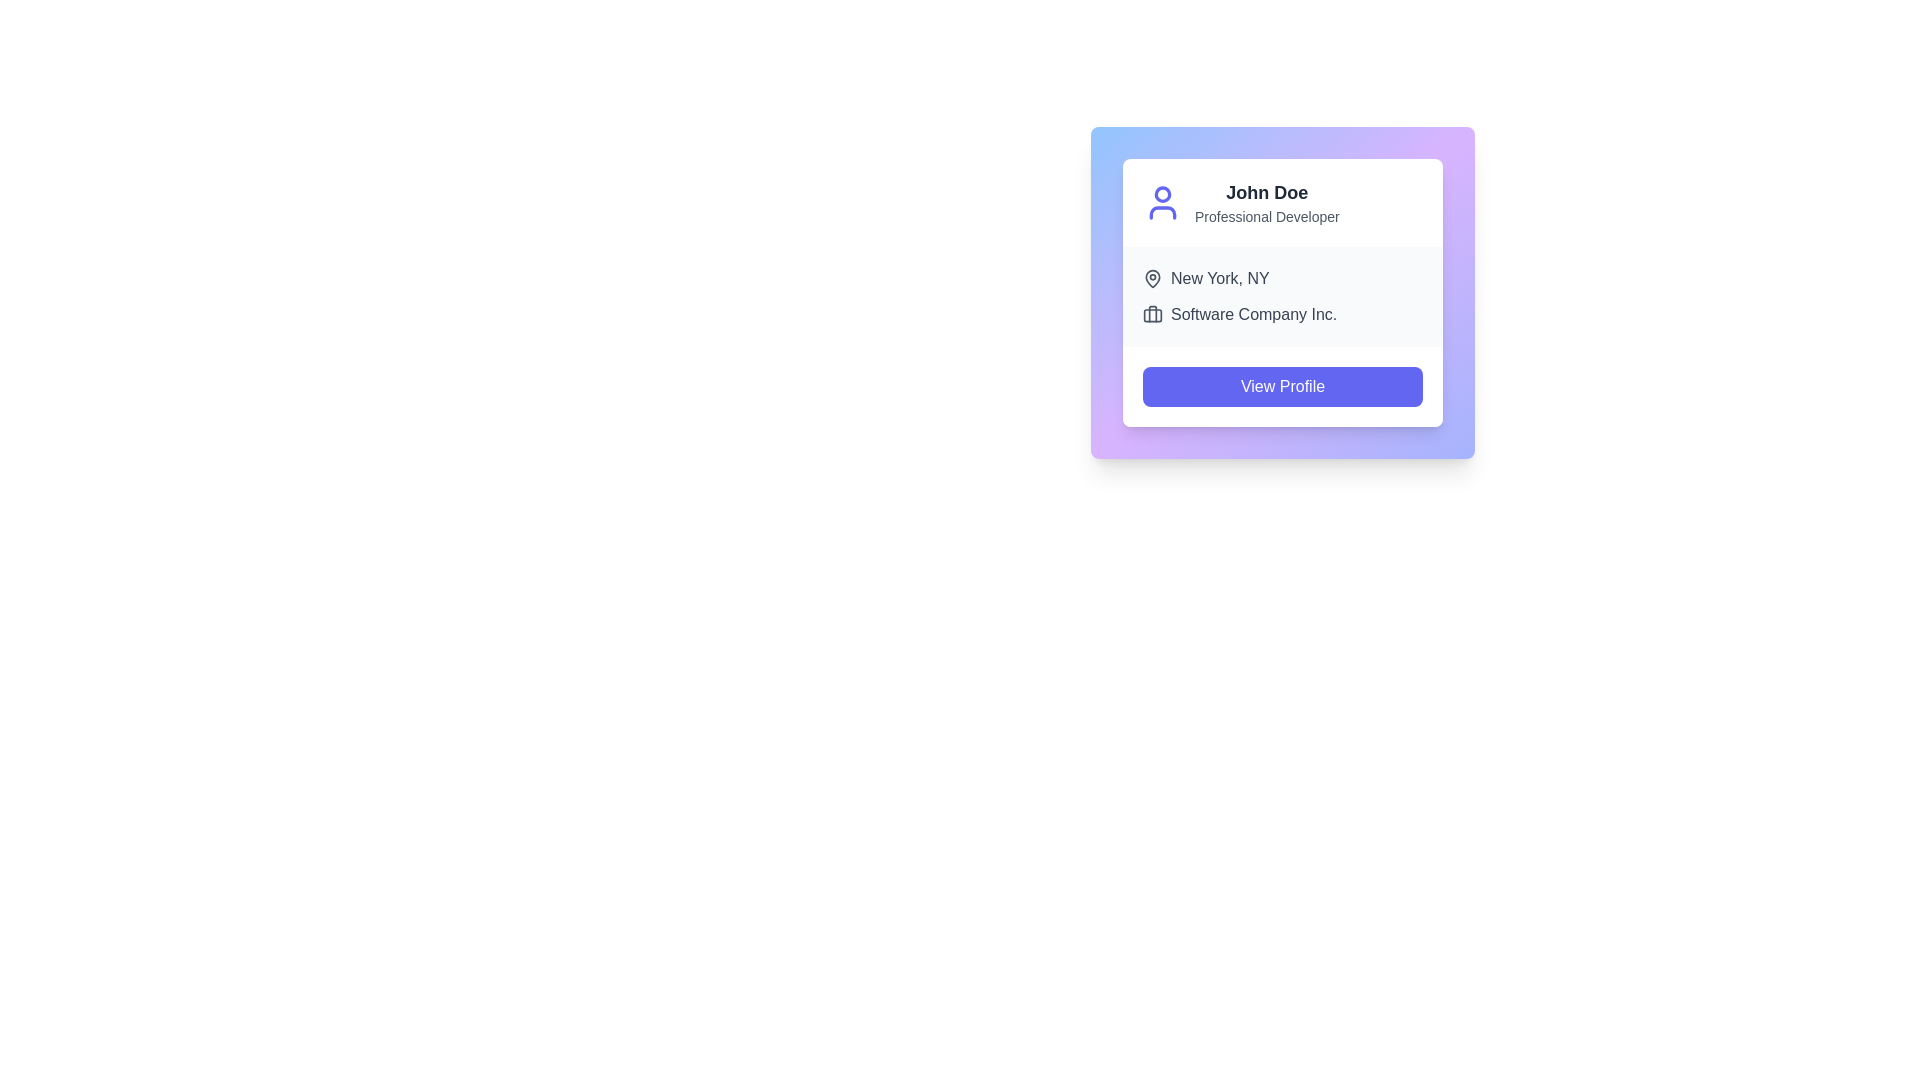 The width and height of the screenshot is (1920, 1080). Describe the element at coordinates (1282, 315) in the screenshot. I see `the 'Software Company Inc.' text with the briefcase icon located in the lower section of the card design, beneath the 'New York, NY' text` at that location.